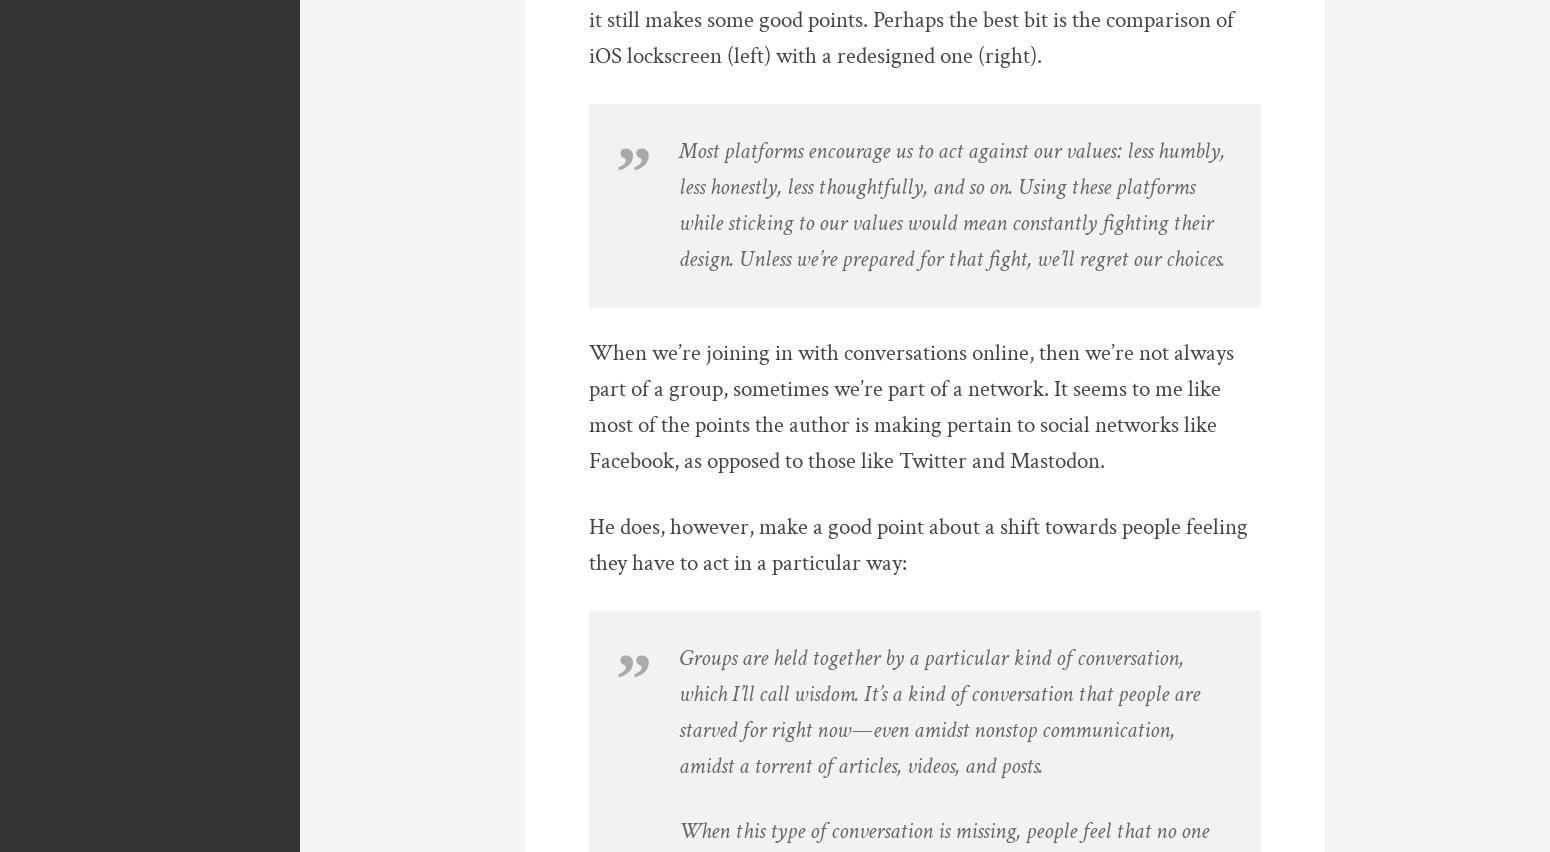 The image size is (1550, 852). What do you see at coordinates (743, 187) in the screenshot?
I see `'honestly'` at bounding box center [743, 187].